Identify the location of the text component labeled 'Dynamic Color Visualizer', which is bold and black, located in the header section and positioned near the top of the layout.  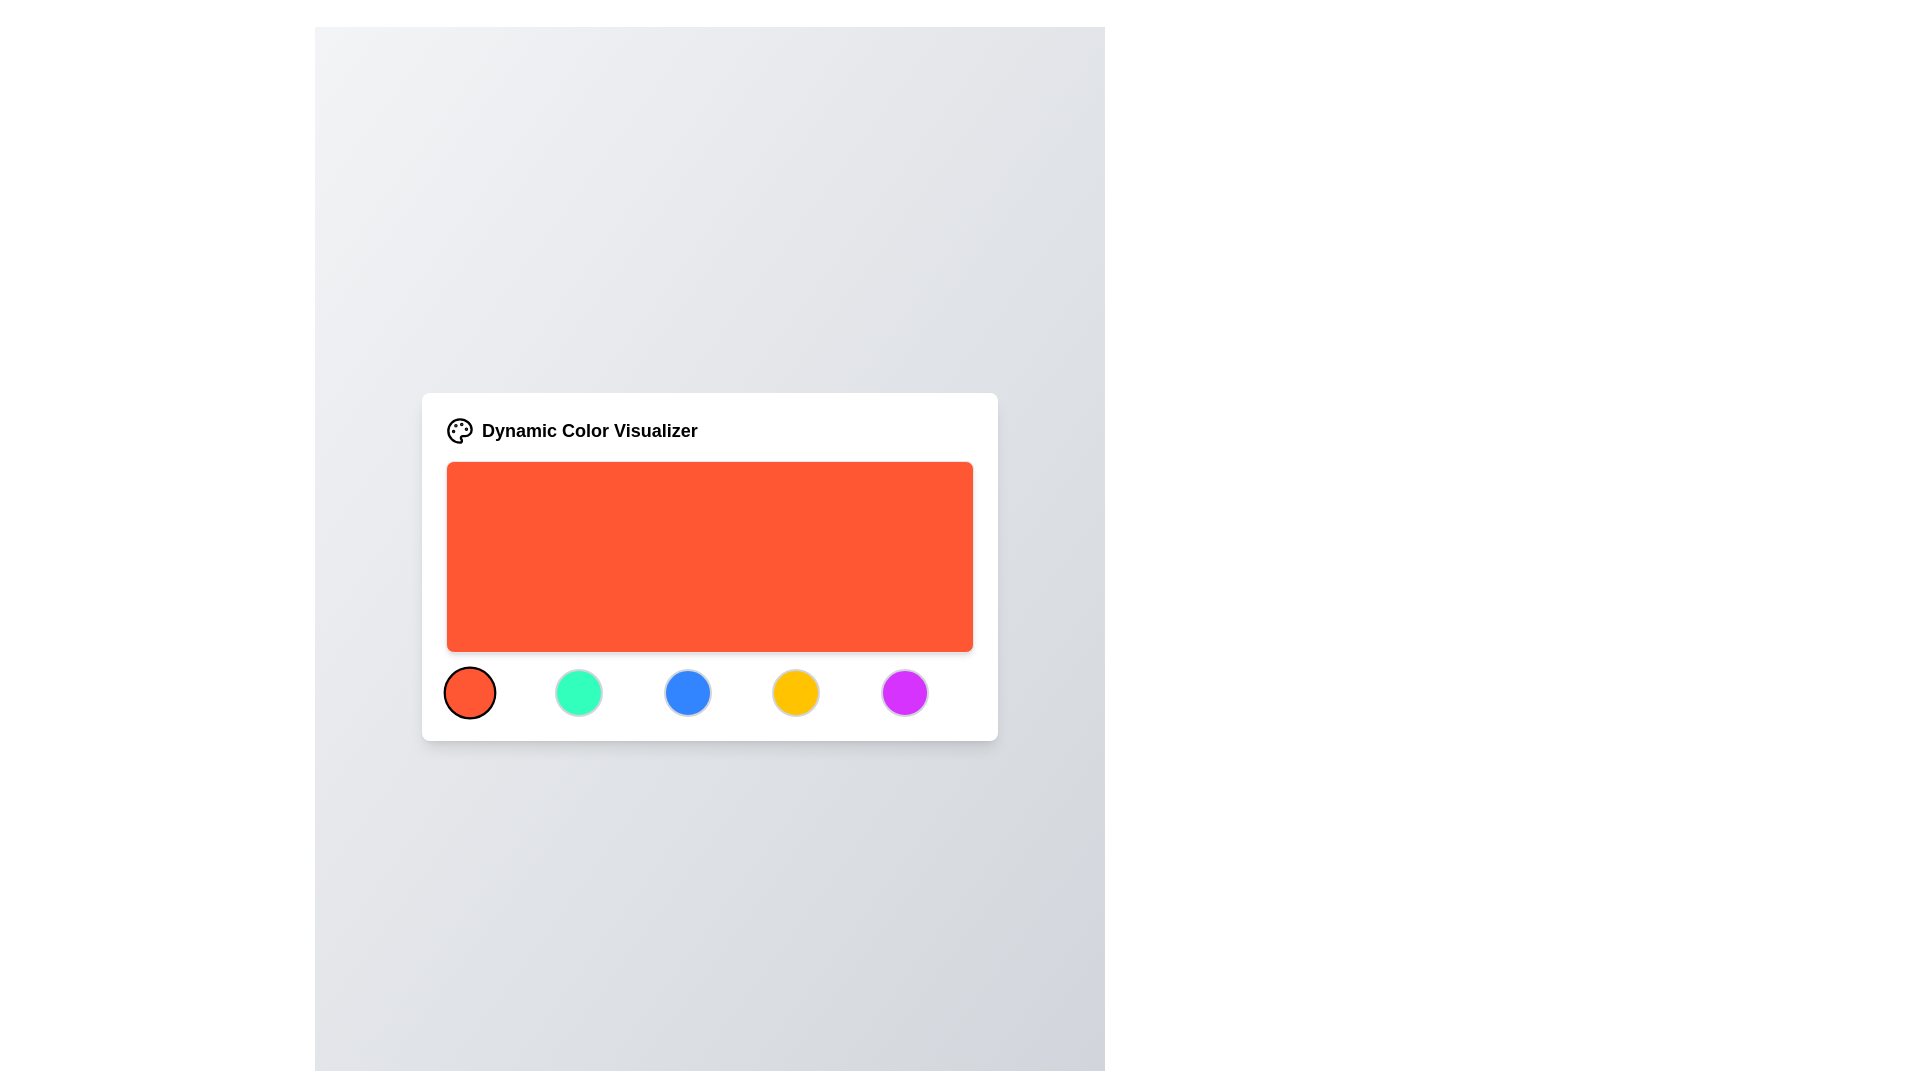
(588, 430).